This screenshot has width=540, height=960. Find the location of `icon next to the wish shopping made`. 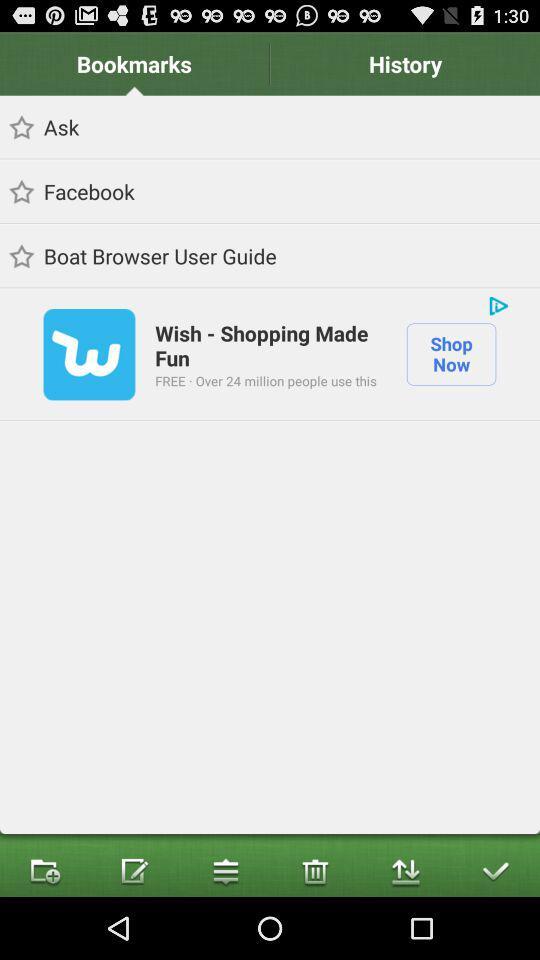

icon next to the wish shopping made is located at coordinates (451, 354).